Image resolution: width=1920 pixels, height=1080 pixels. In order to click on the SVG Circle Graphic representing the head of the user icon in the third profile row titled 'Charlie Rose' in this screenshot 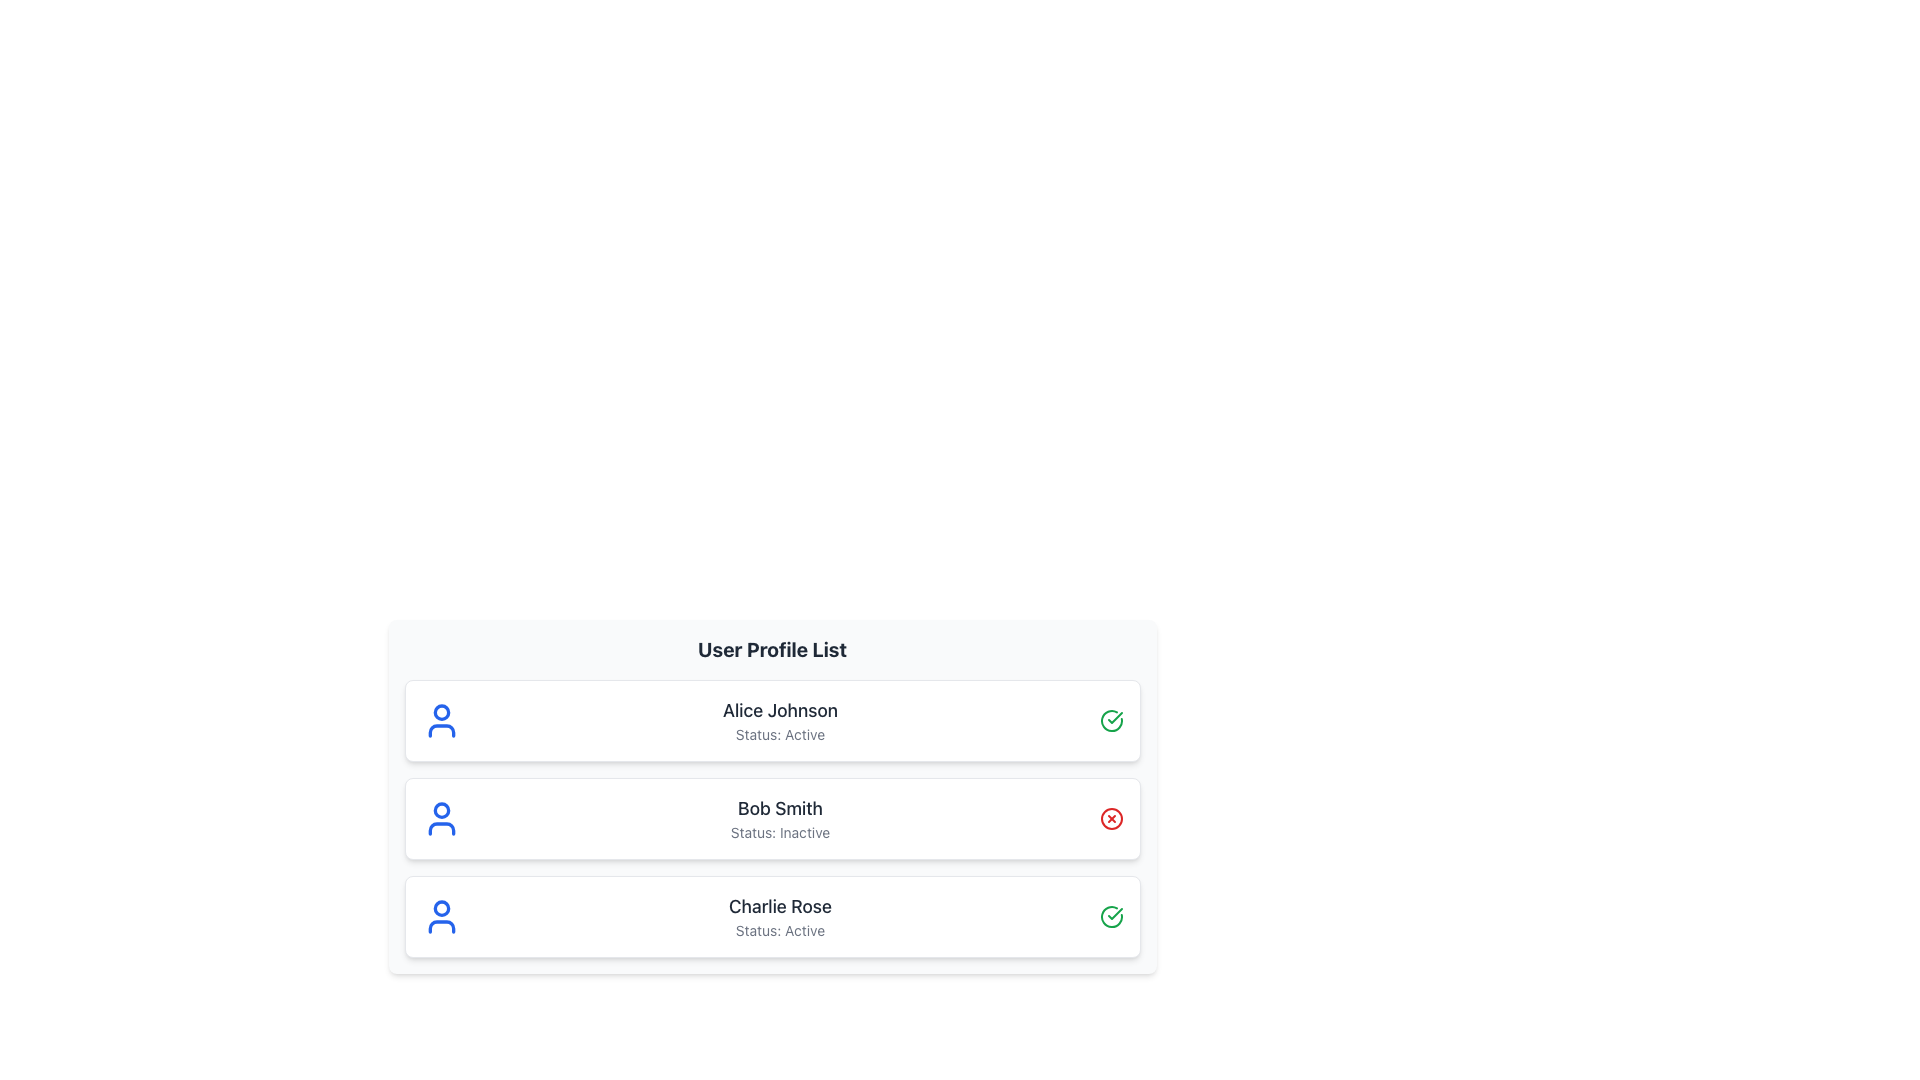, I will do `click(440, 908)`.